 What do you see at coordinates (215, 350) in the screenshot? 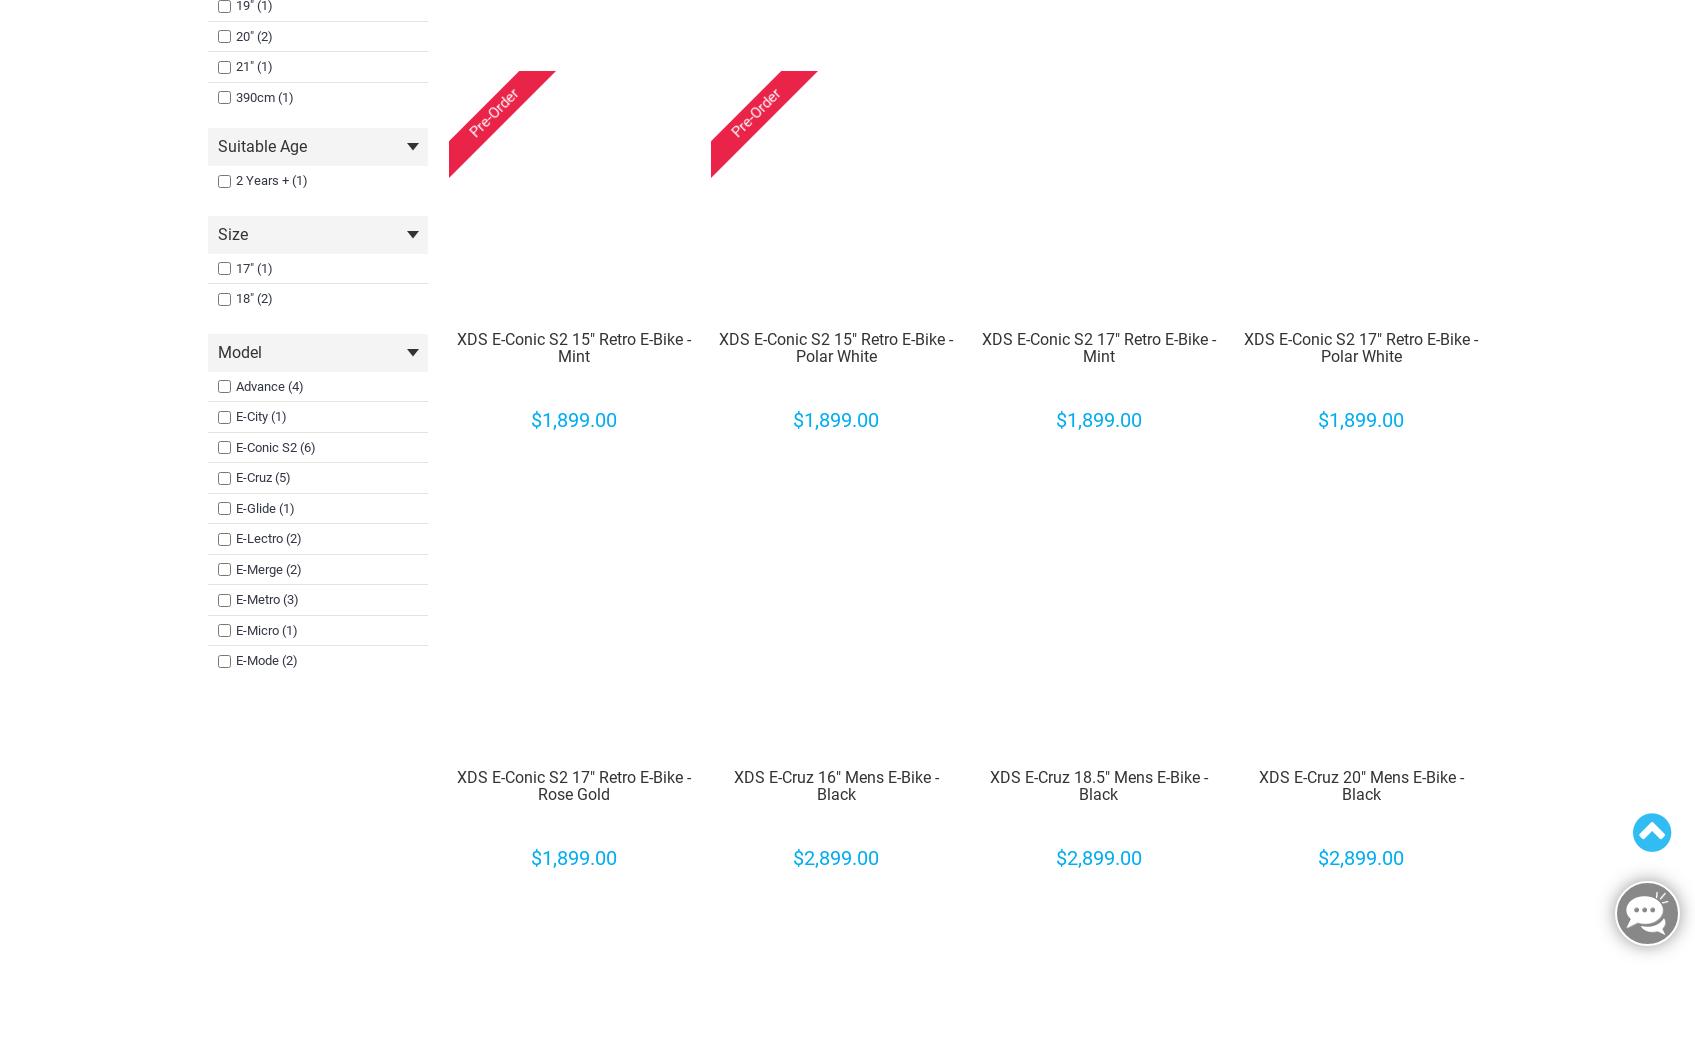
I see `'Model'` at bounding box center [215, 350].